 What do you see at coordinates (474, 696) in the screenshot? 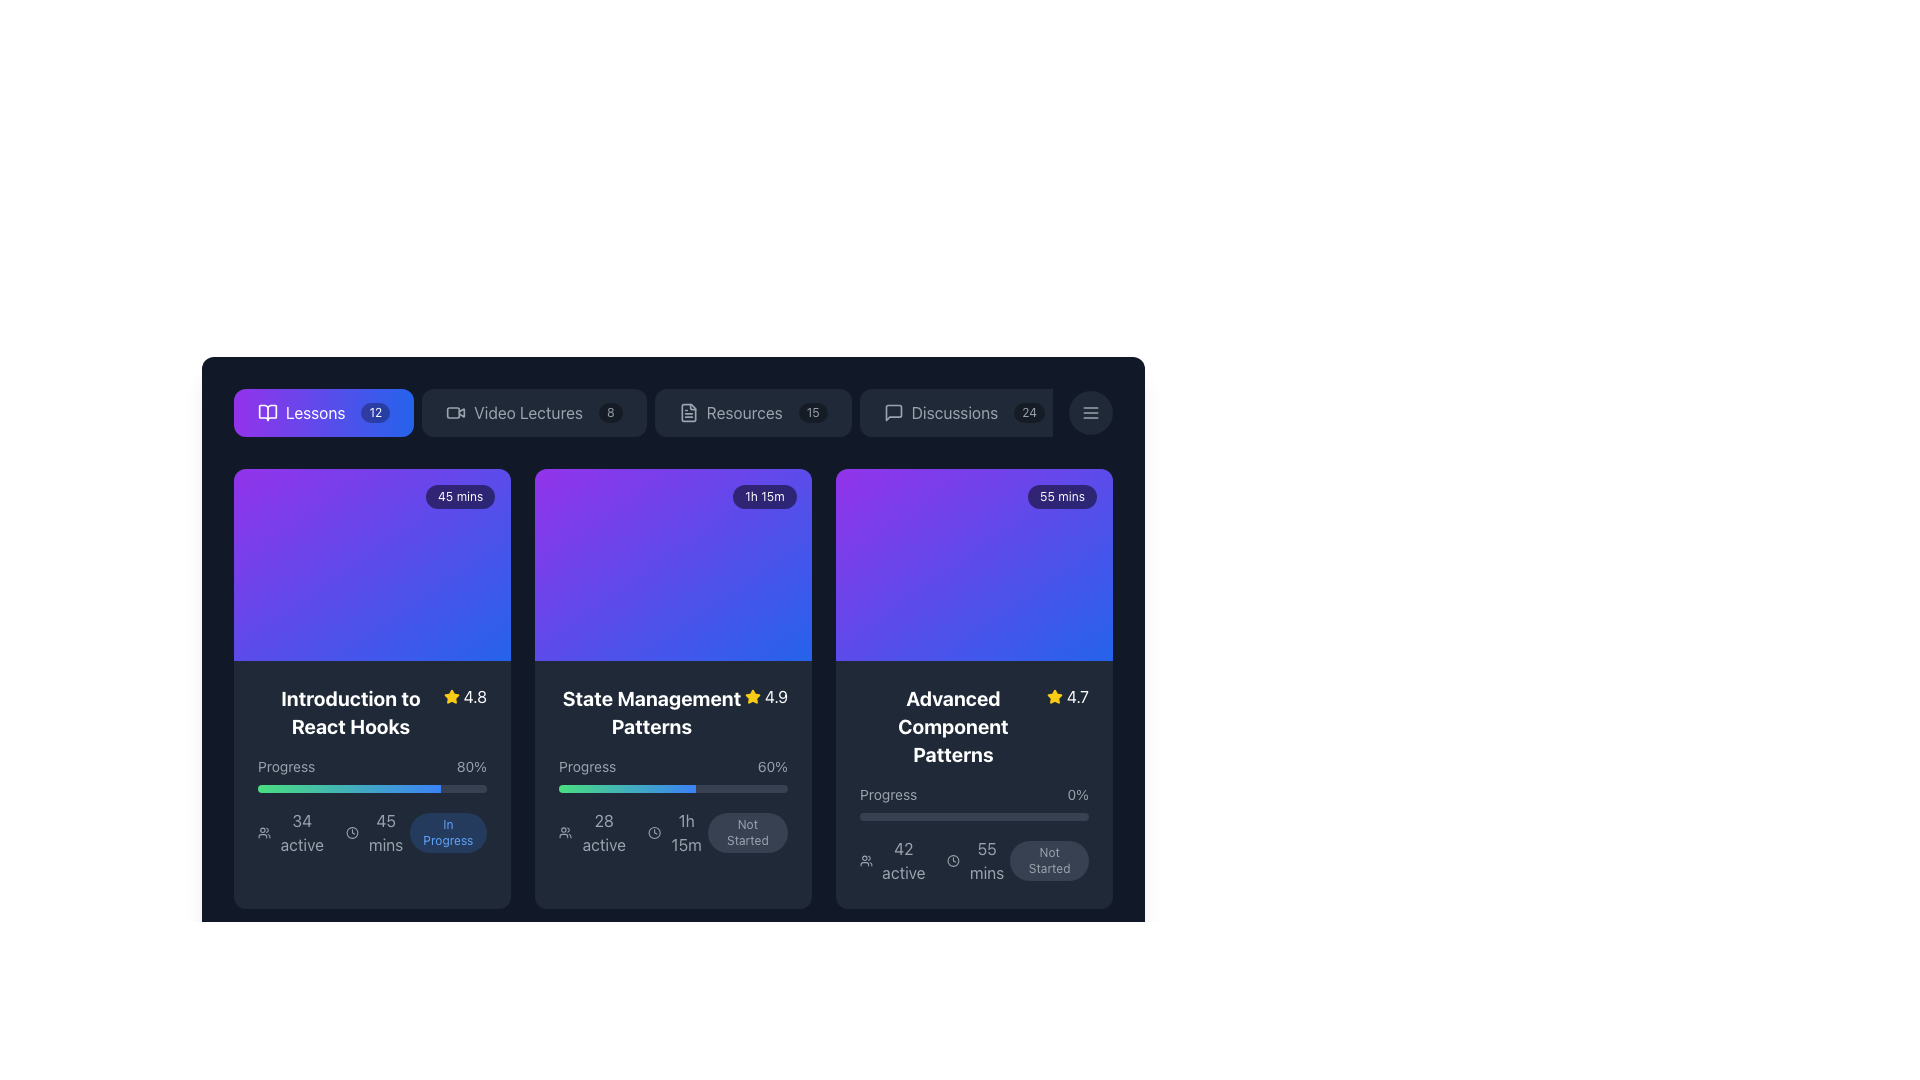
I see `rating displayed in the numerical text '4.8' located at the bottom right corner of the 'Introduction to React Hooks' lesson card, next to the yellow star icon` at bounding box center [474, 696].